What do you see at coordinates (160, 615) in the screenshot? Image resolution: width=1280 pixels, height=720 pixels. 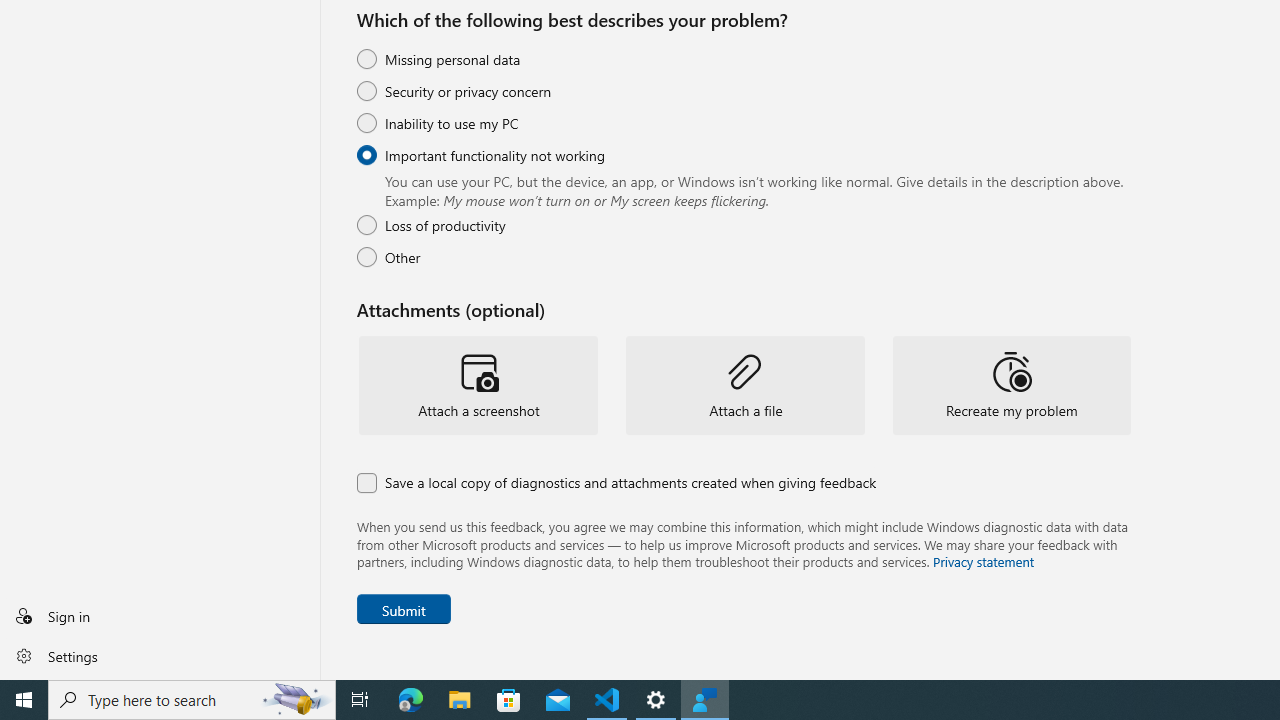 I see `'Sign in'` at bounding box center [160, 615].